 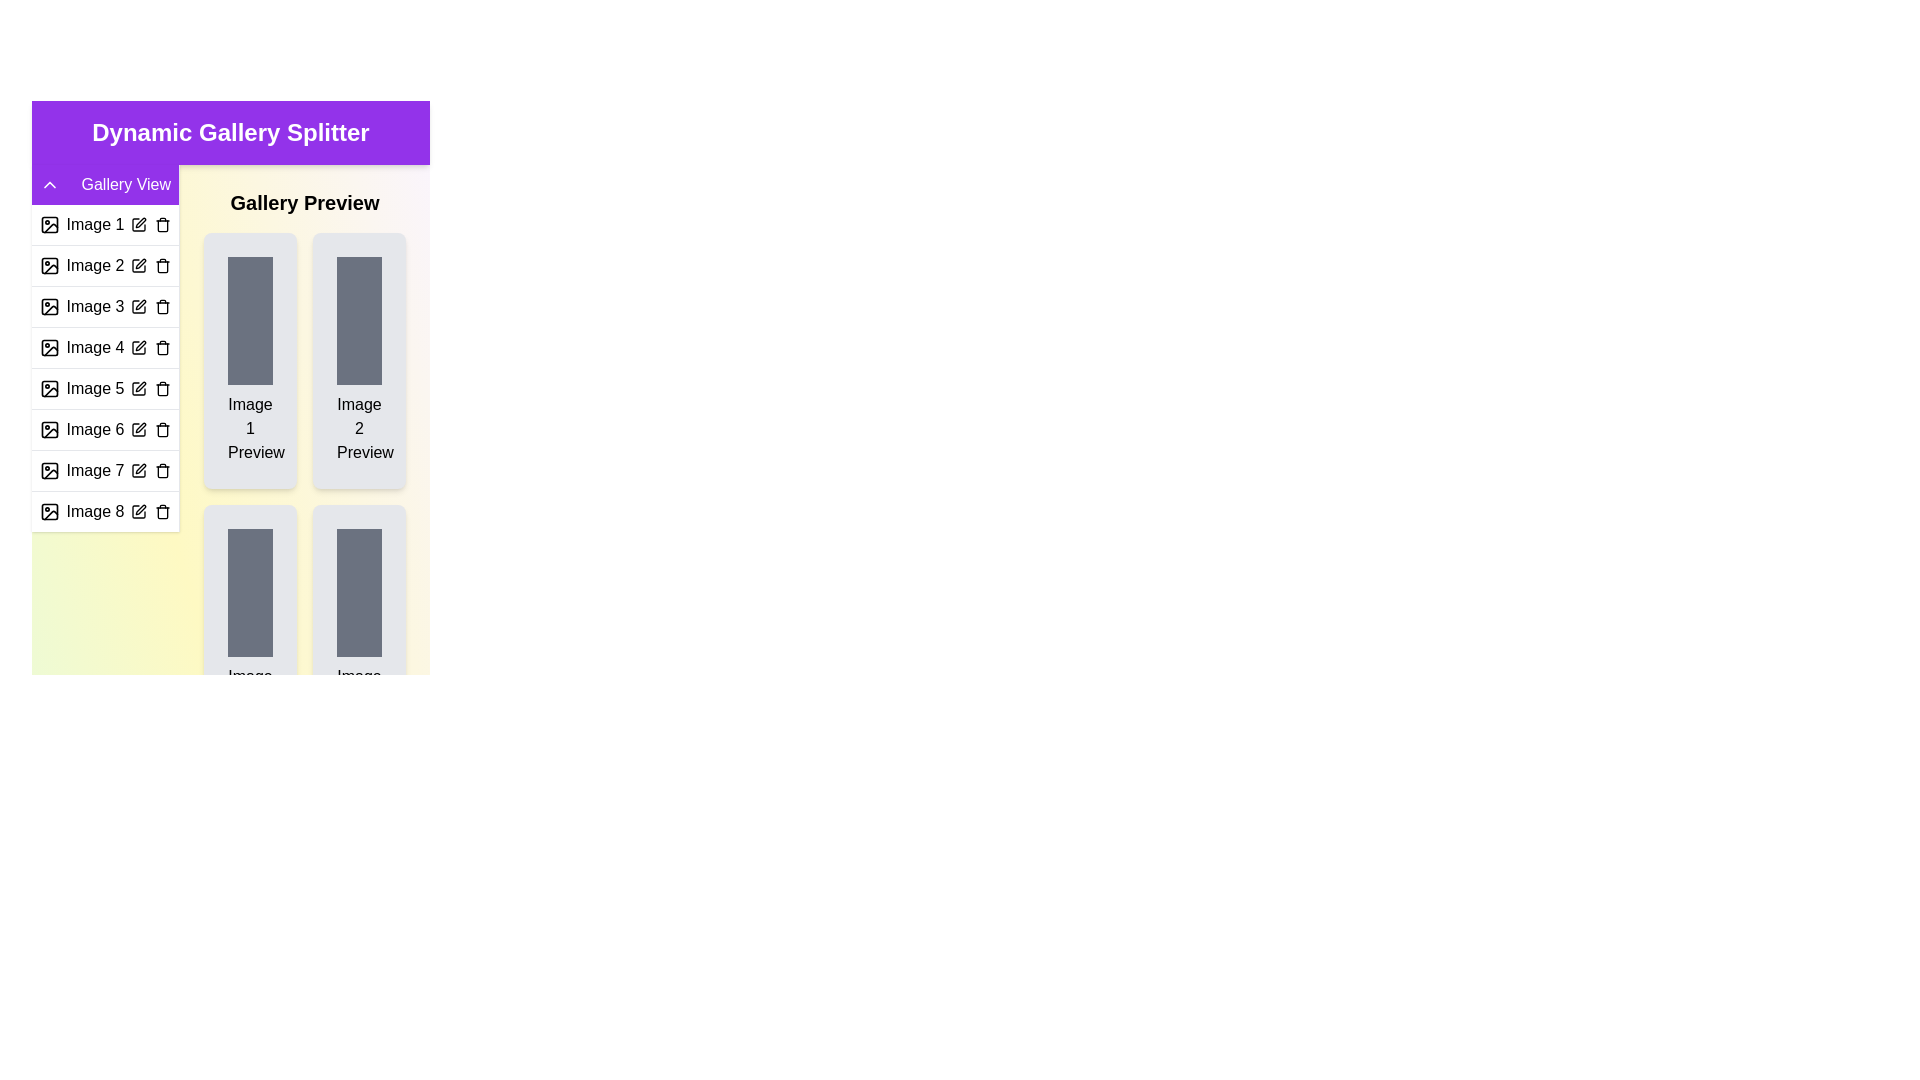 What do you see at coordinates (149, 428) in the screenshot?
I see `the left icon in the horizontal group of icon buttons located to the right of the 'Image 6' label to initiate editing` at bounding box center [149, 428].